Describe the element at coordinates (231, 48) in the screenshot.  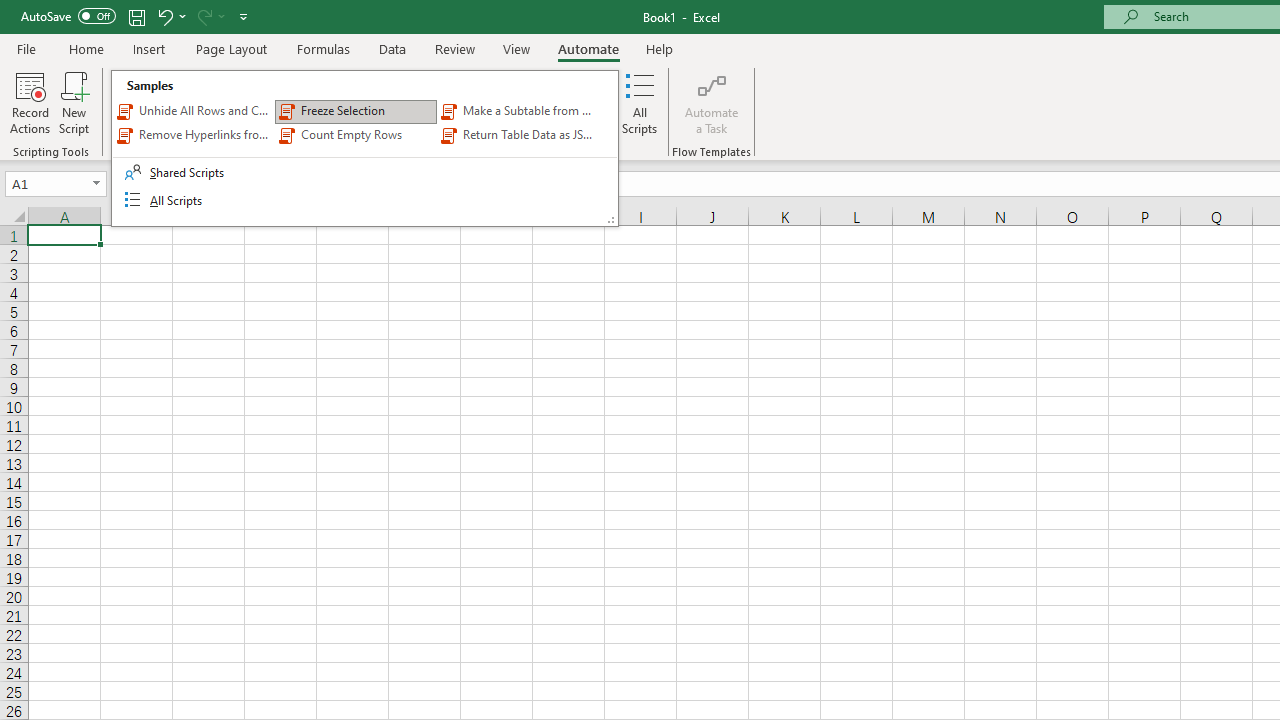
I see `'Page Layout'` at that location.